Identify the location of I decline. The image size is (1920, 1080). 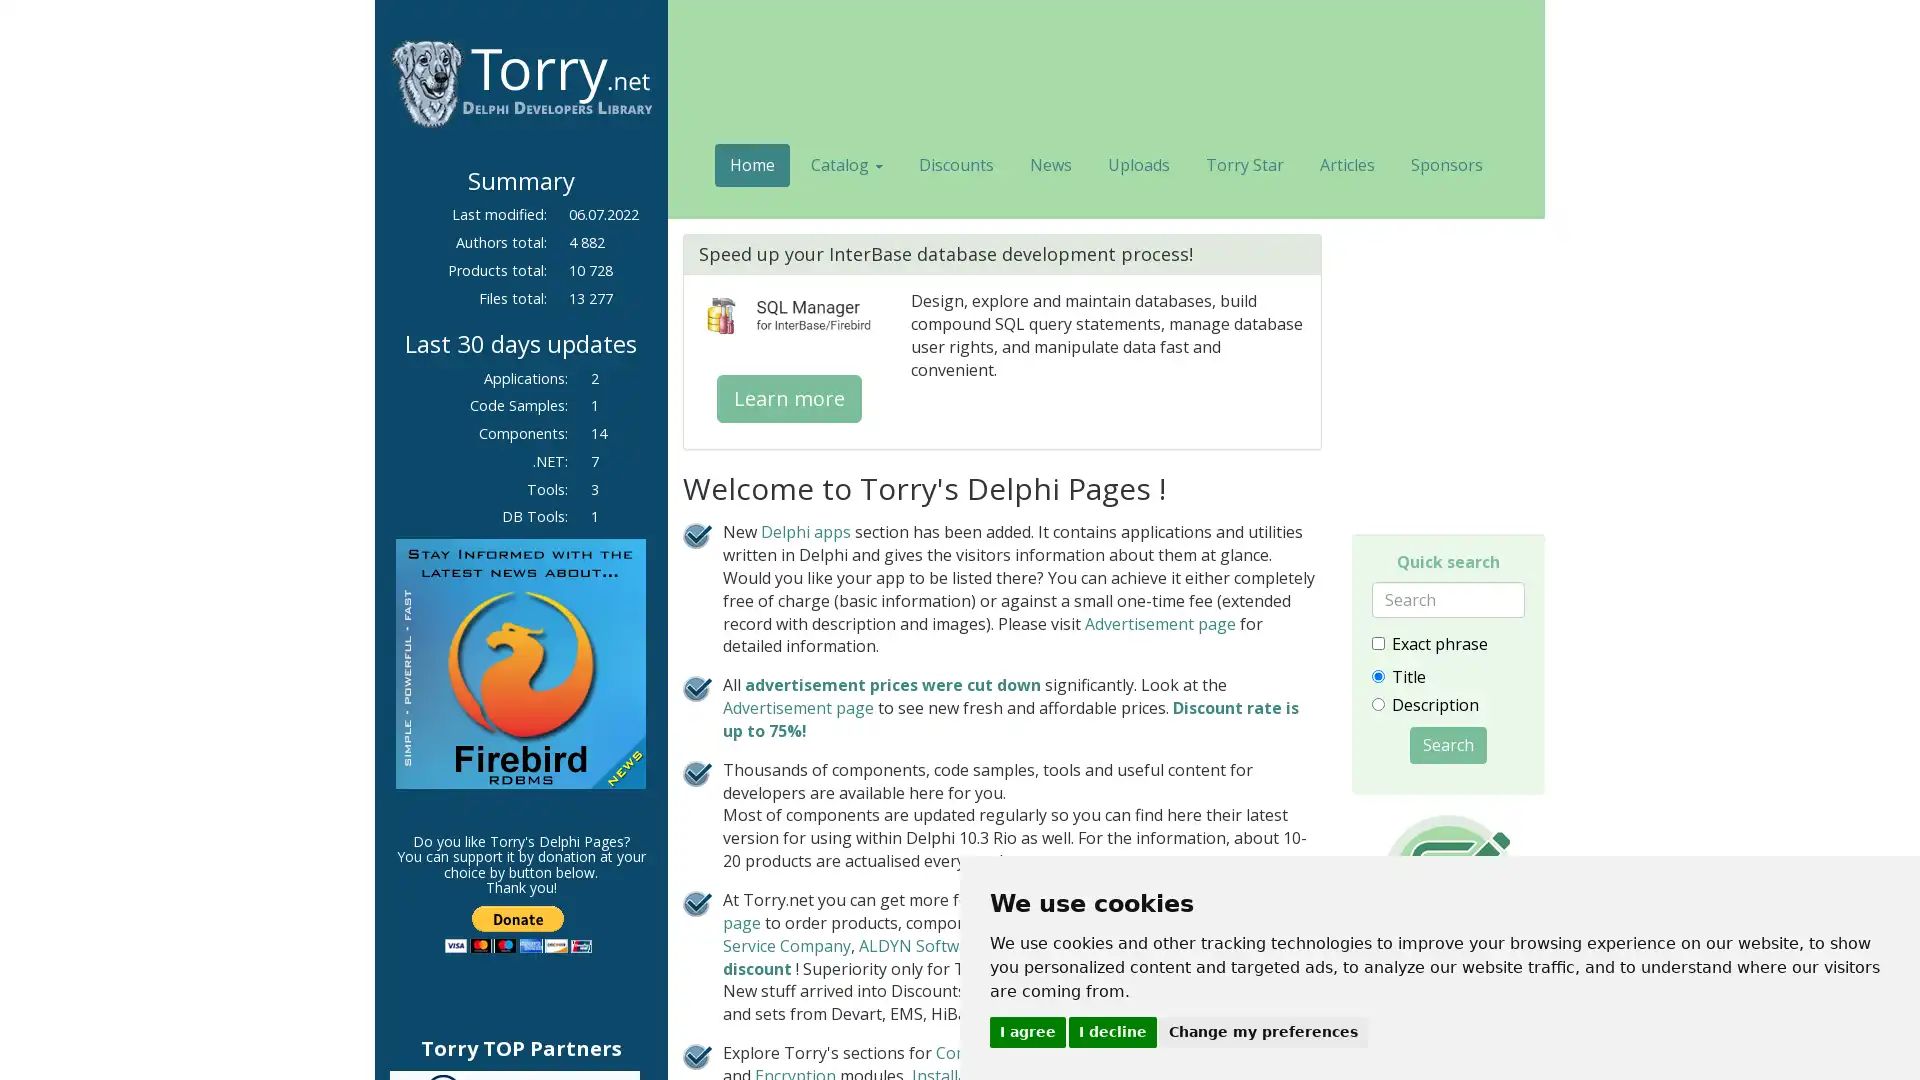
(1111, 1031).